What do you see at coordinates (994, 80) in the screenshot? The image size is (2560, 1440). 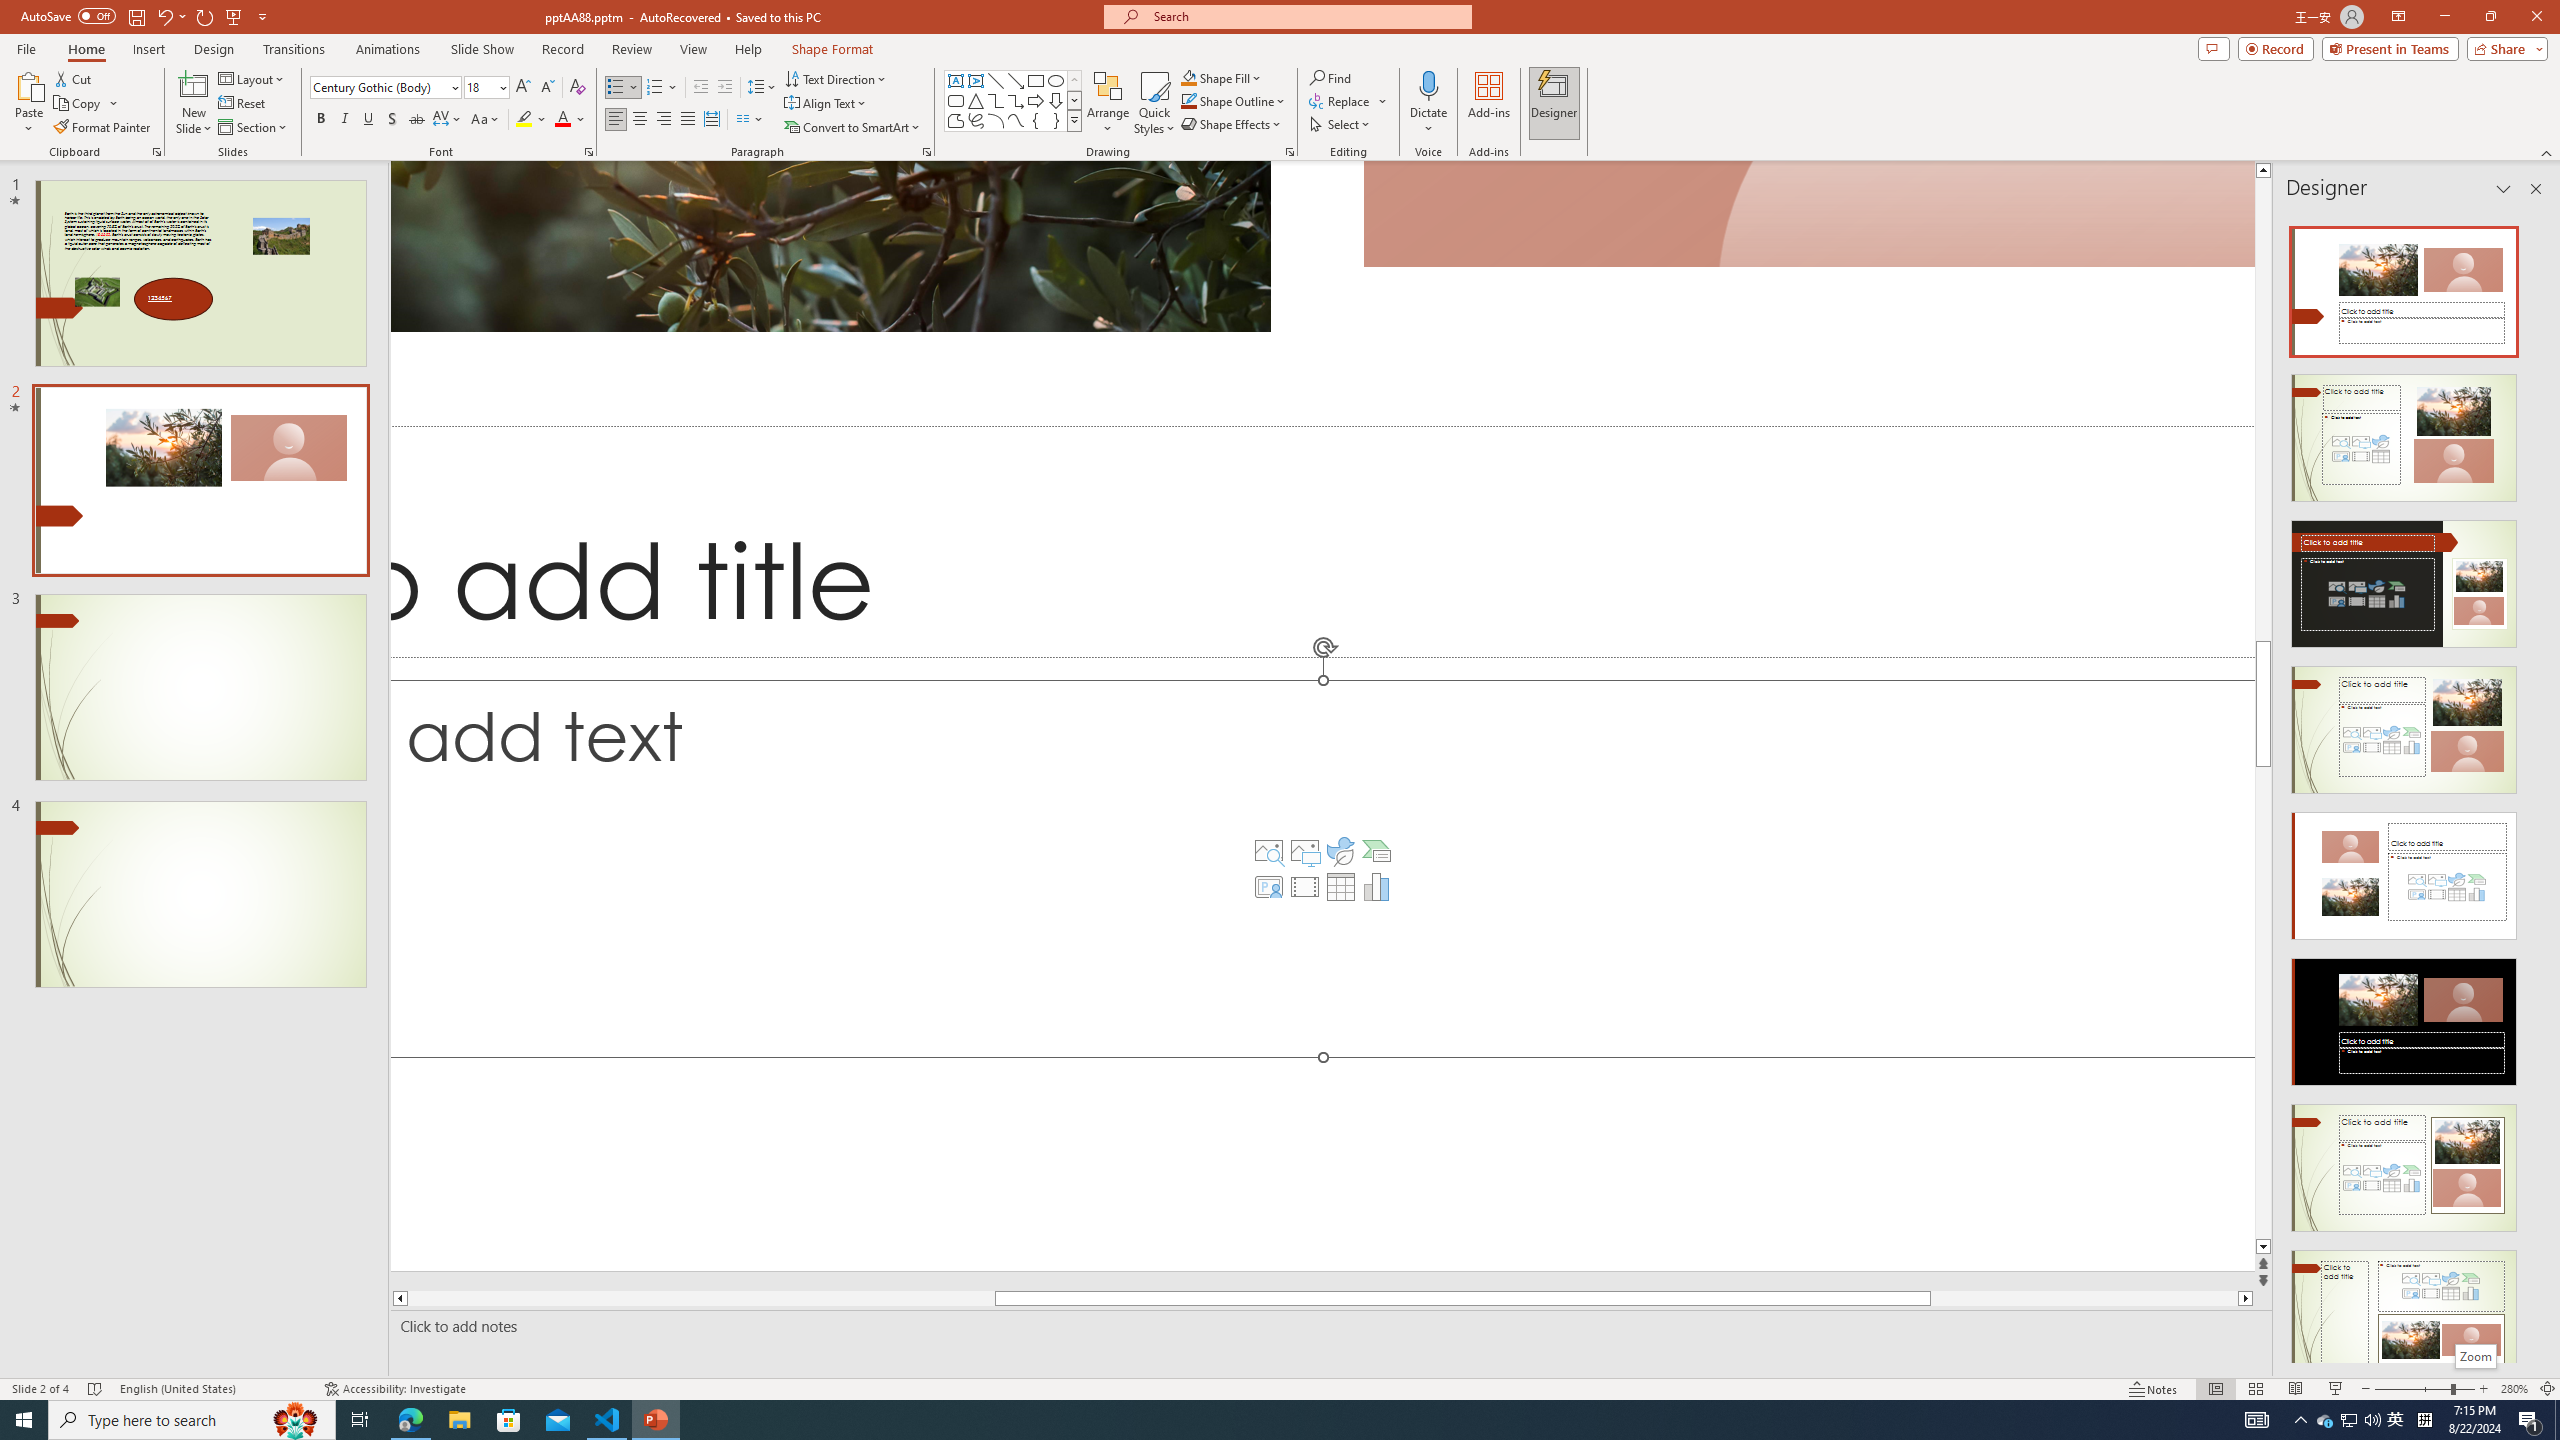 I see `'Line'` at bounding box center [994, 80].